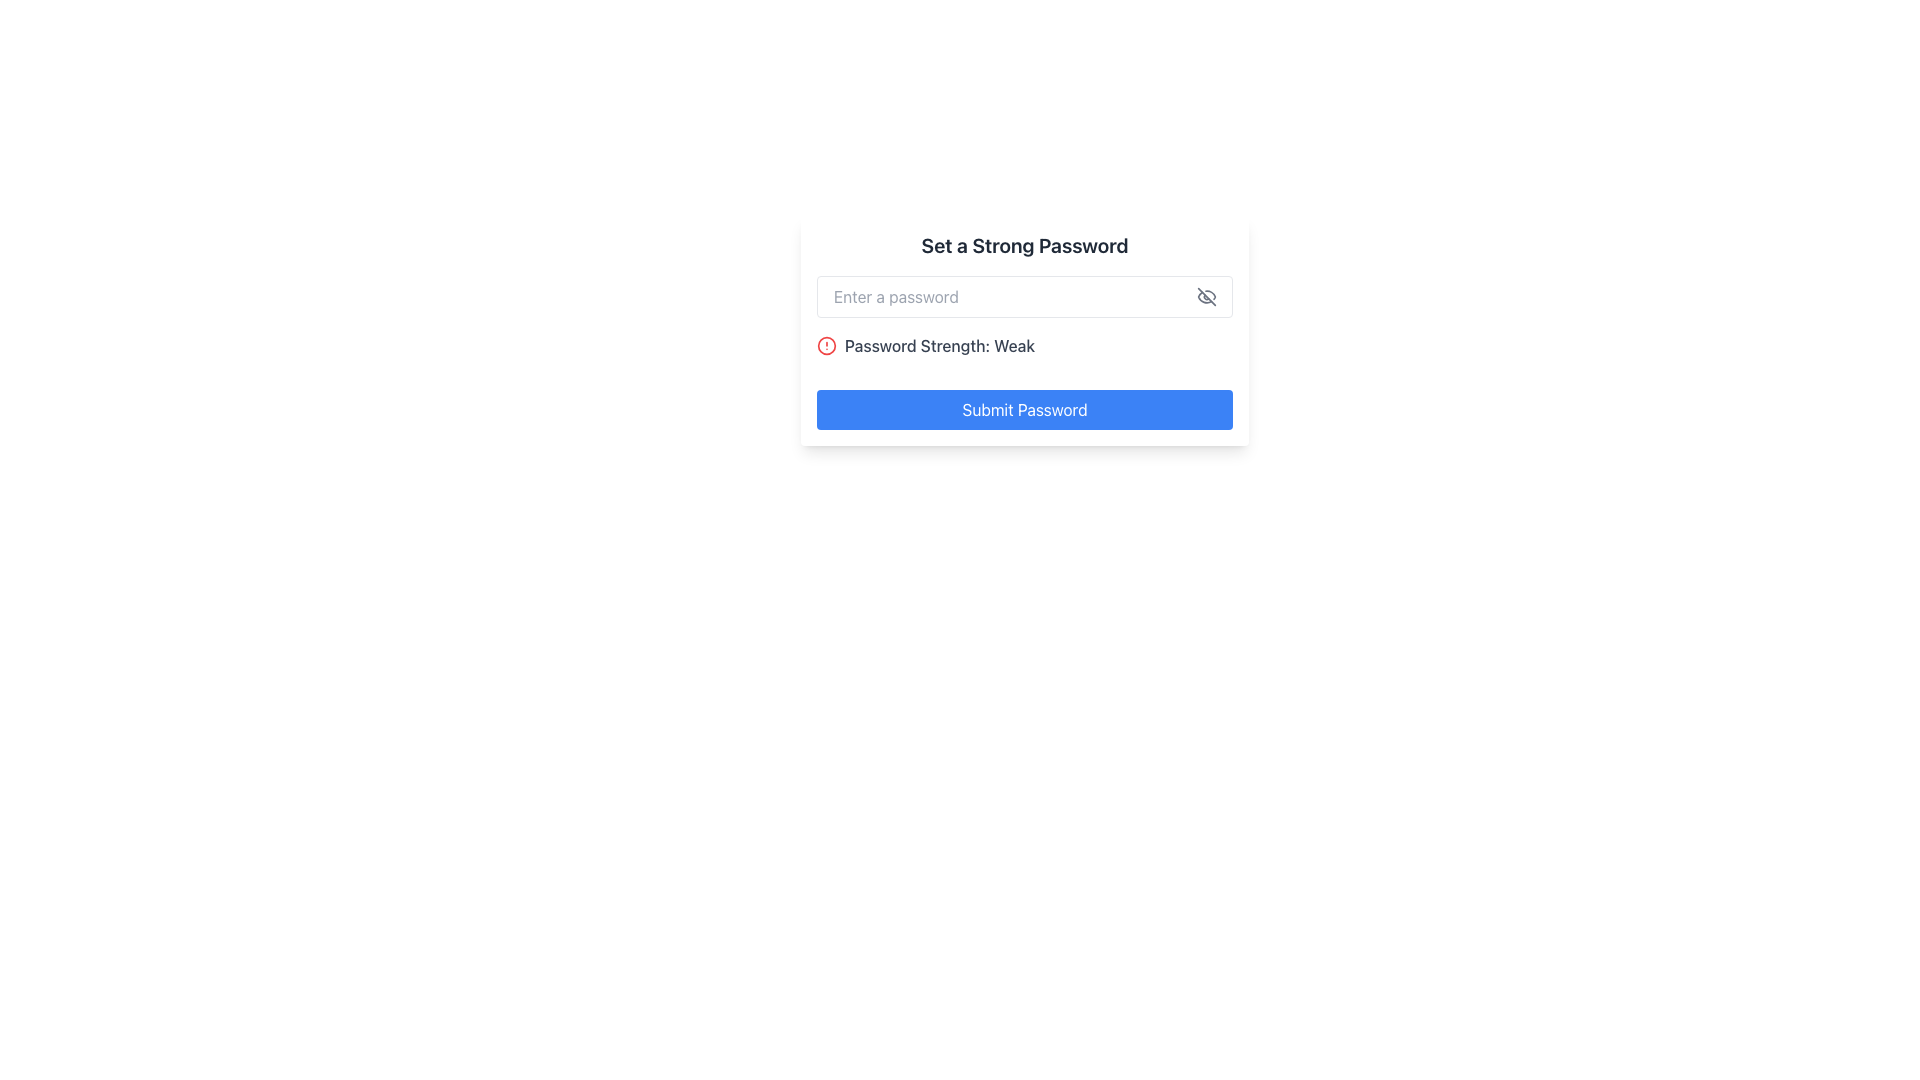 The height and width of the screenshot is (1080, 1920). I want to click on the diagonal strikethrough line of the 'hide/show password' icon, so click(1205, 297).